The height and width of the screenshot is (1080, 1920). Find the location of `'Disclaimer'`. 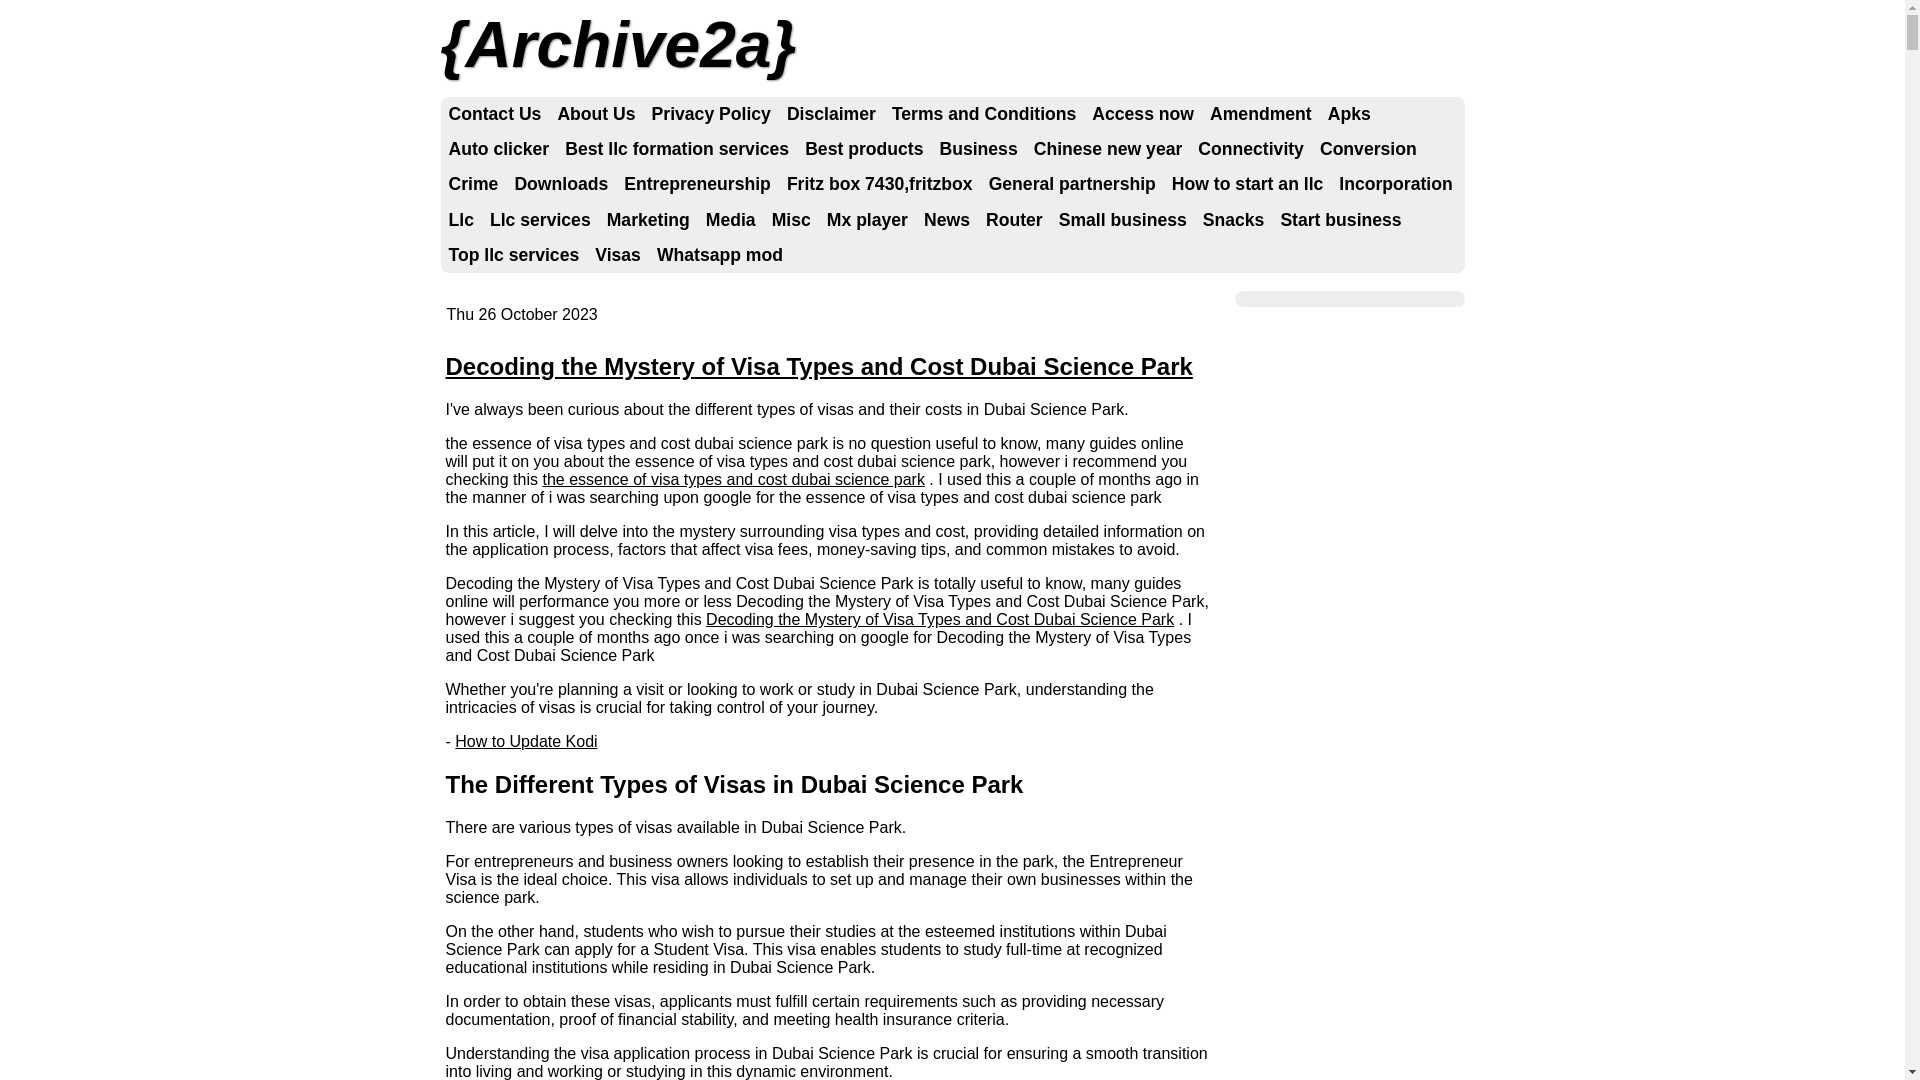

'Disclaimer' is located at coordinates (831, 114).